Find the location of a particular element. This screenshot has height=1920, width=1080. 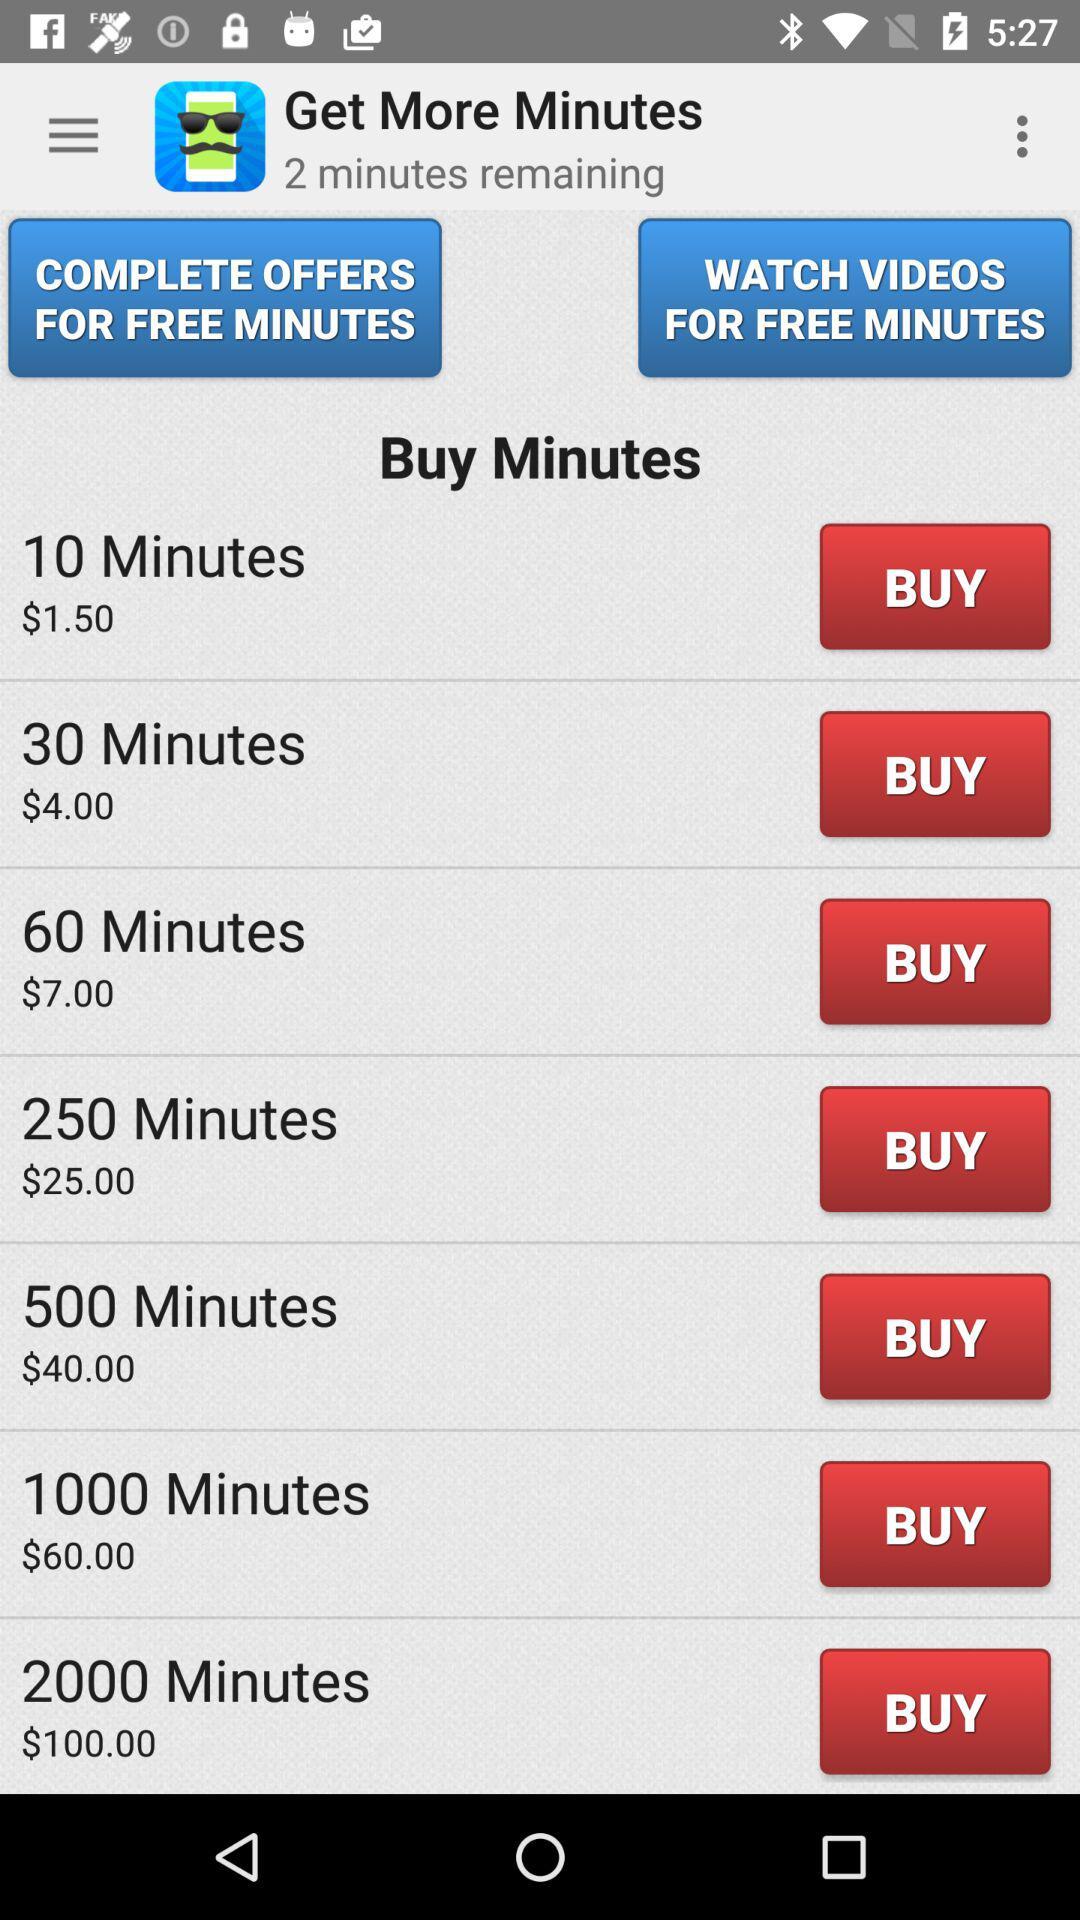

the icon above the $7.00 icon is located at coordinates (162, 927).